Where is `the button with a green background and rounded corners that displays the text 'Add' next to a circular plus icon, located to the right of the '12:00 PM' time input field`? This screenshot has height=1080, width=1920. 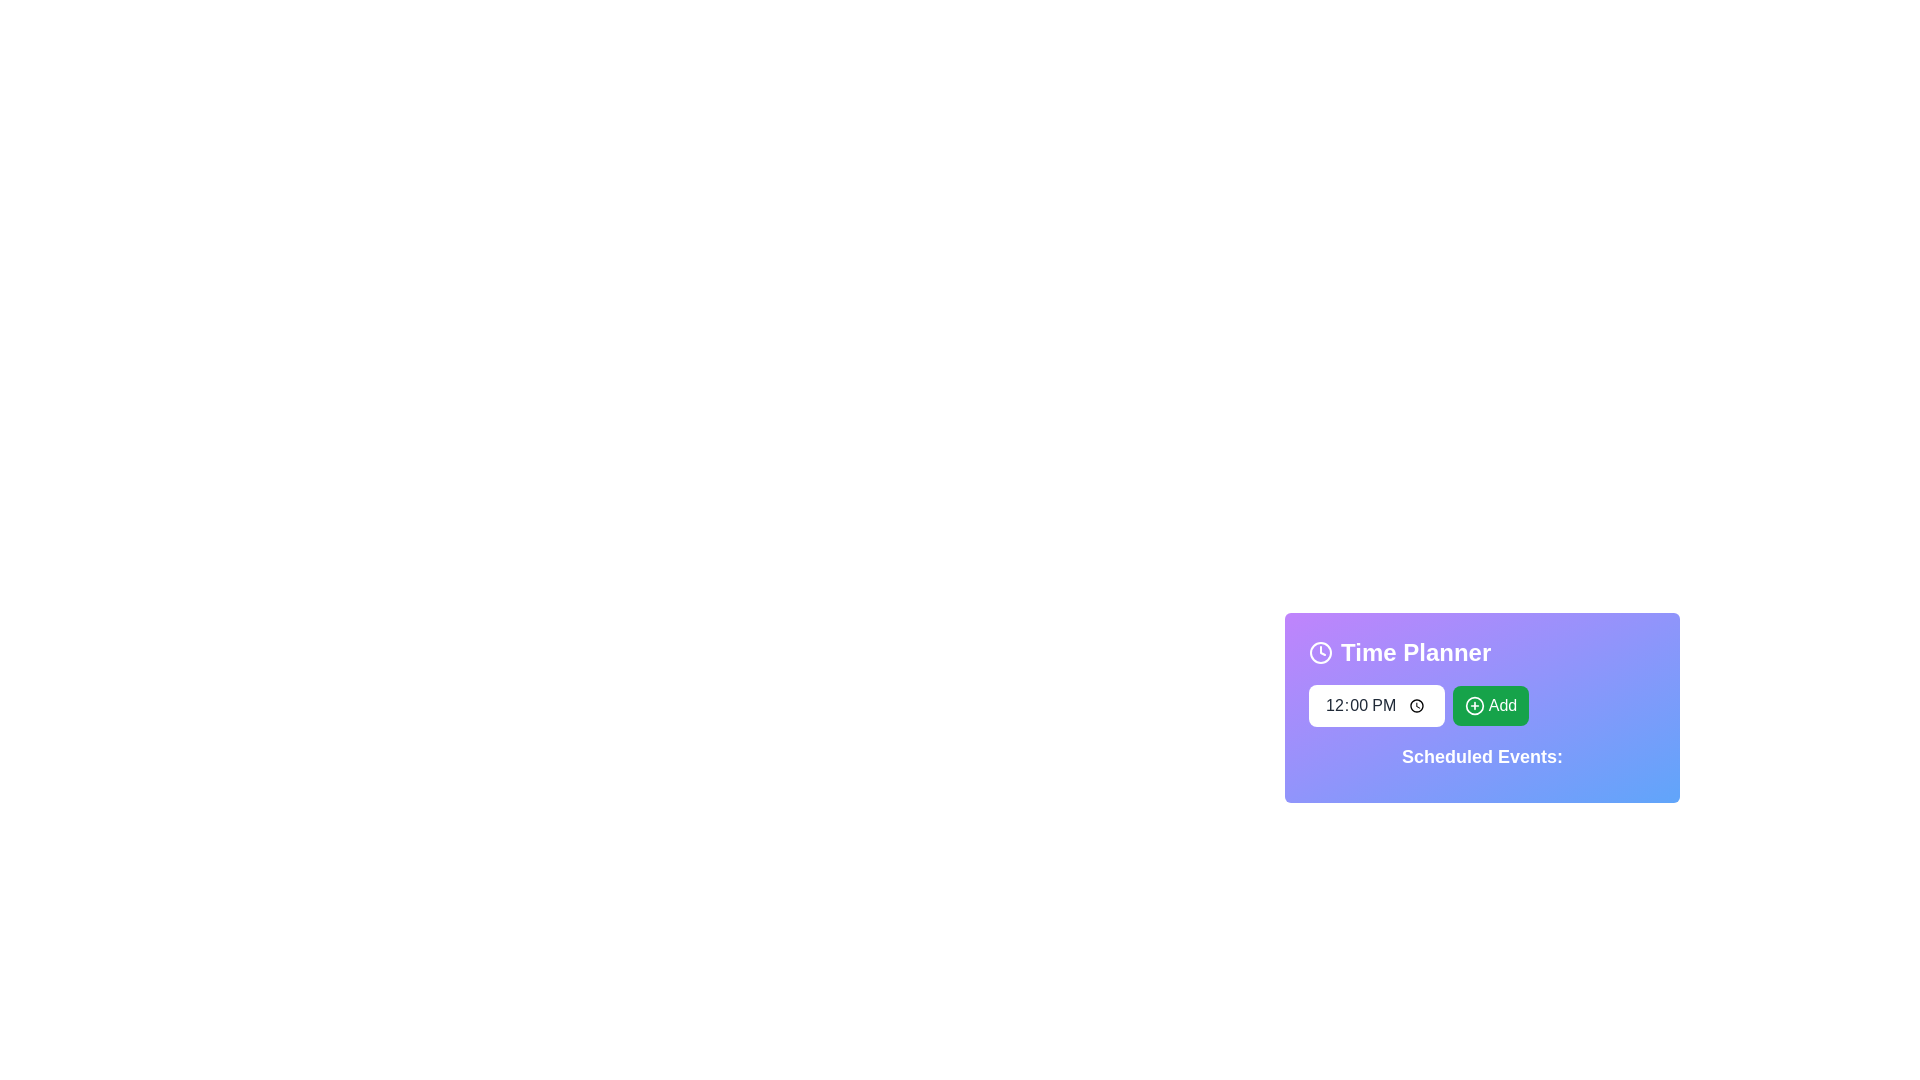 the button with a green background and rounded corners that displays the text 'Add' next to a circular plus icon, located to the right of the '12:00 PM' time input field is located at coordinates (1491, 704).